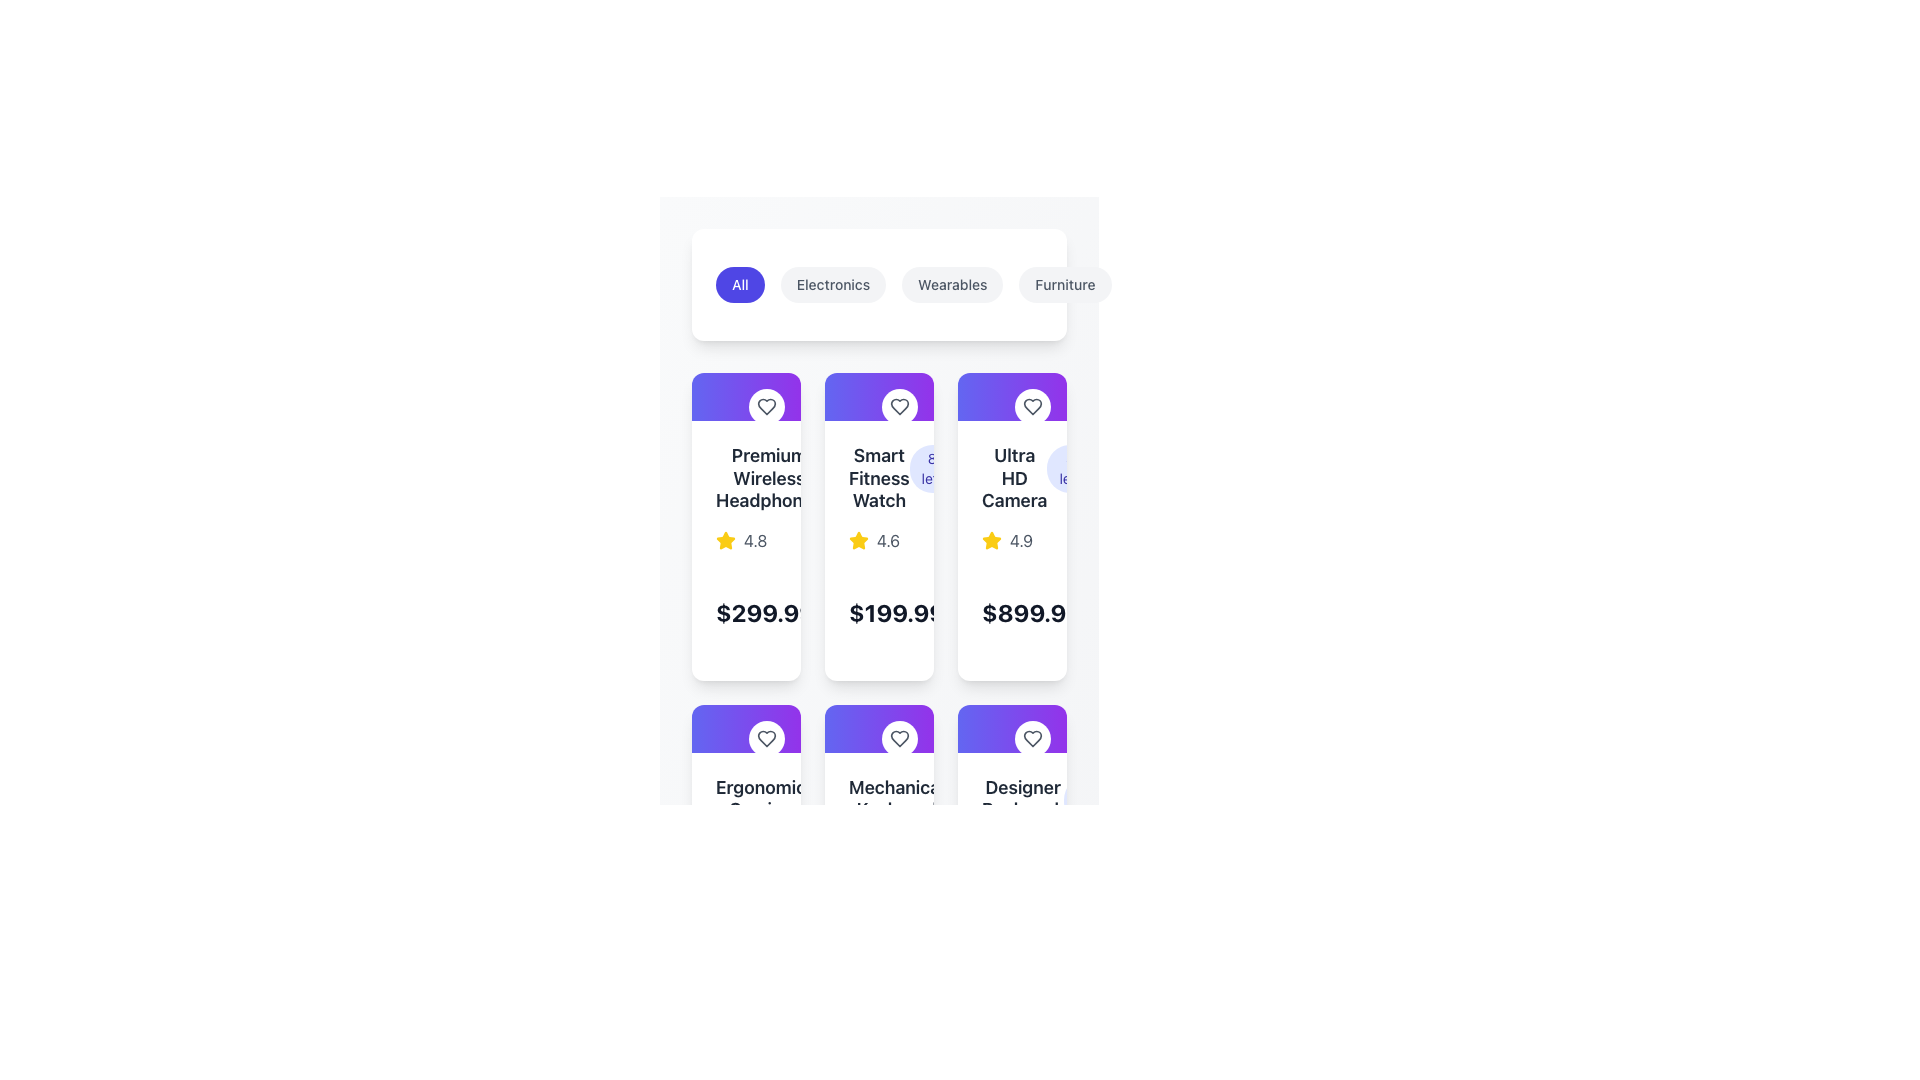 The image size is (1920, 1080). I want to click on the first button in the Filter menu buttons group to visualize its hover effect, so click(879, 285).